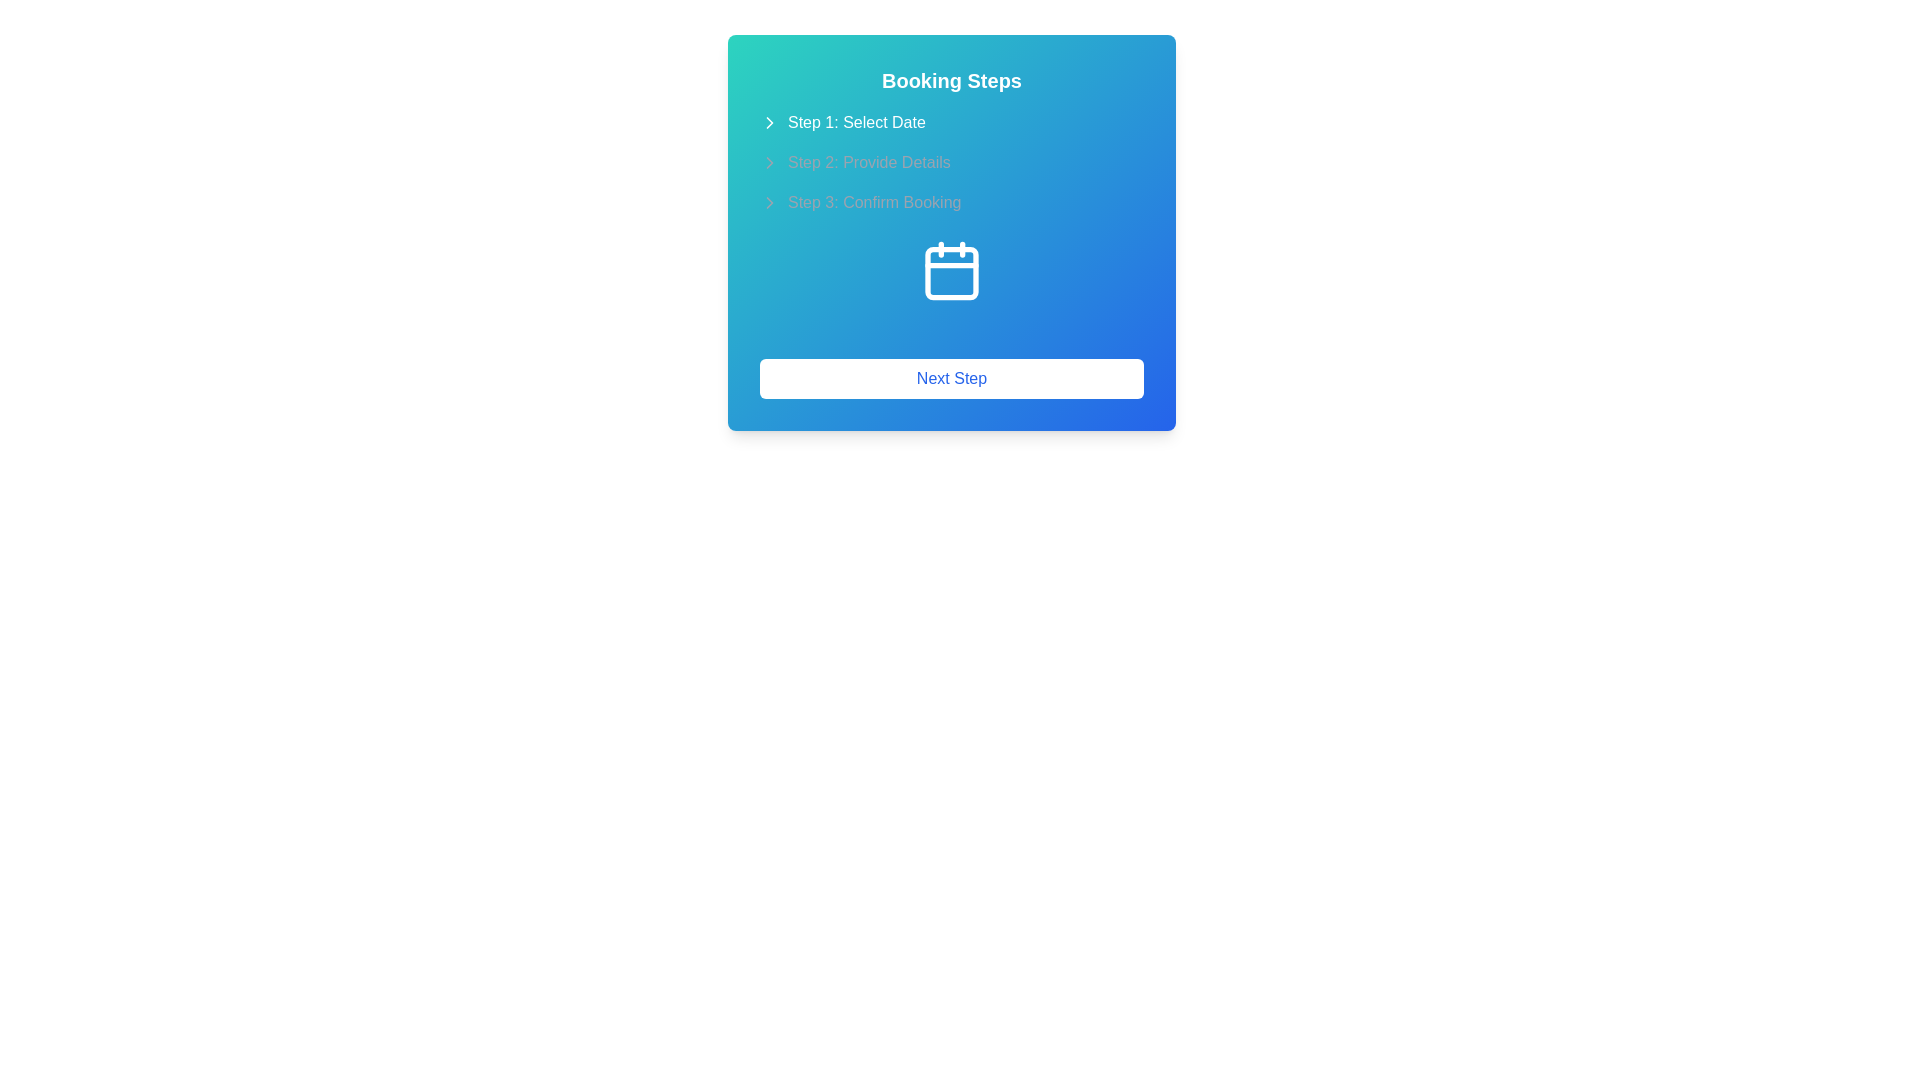 Image resolution: width=1920 pixels, height=1080 pixels. What do you see at coordinates (869, 161) in the screenshot?
I see `the gray-colored text label displaying 'Step 2: Provide Details', which is part of a vertical step list in a card-like interface` at bounding box center [869, 161].